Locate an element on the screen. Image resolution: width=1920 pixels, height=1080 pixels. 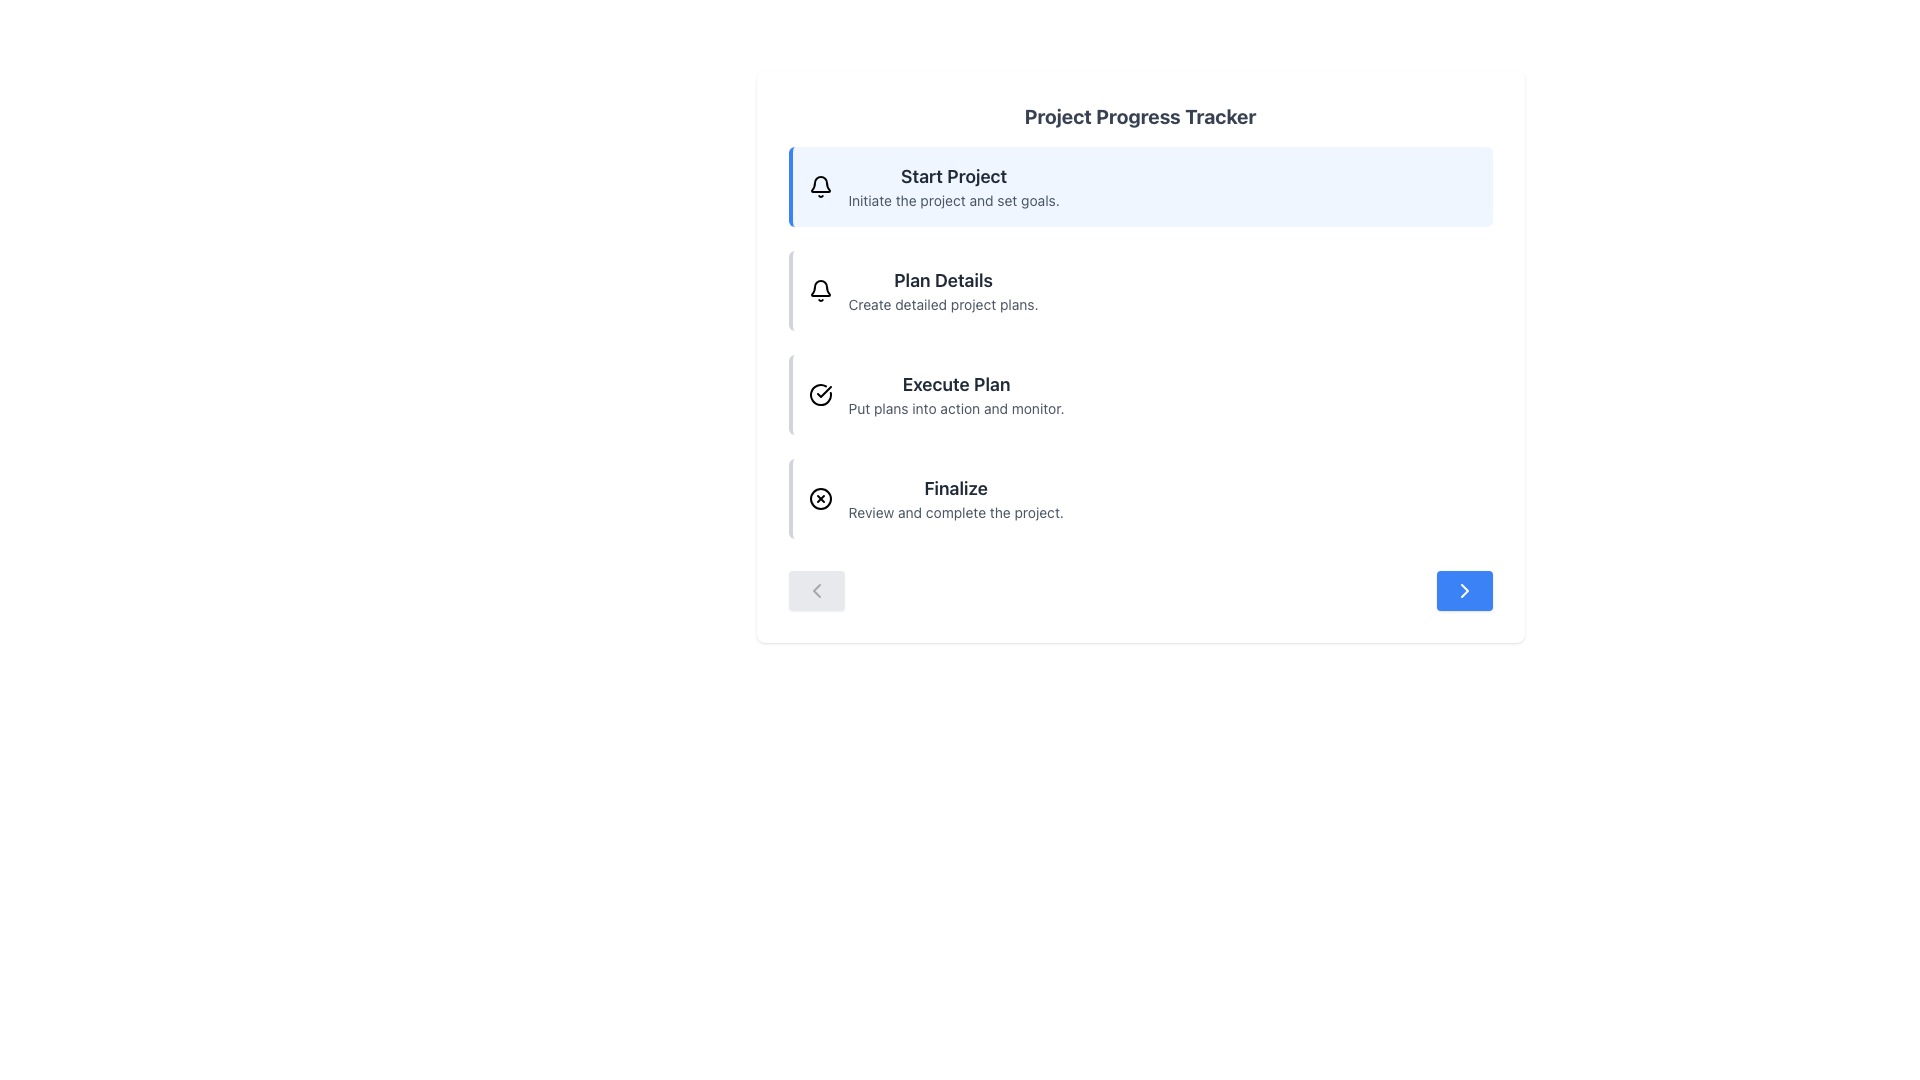
the Text Label that serves as the heading for the section below the 'Start Project' title, located in the second section of the list is located at coordinates (942, 281).